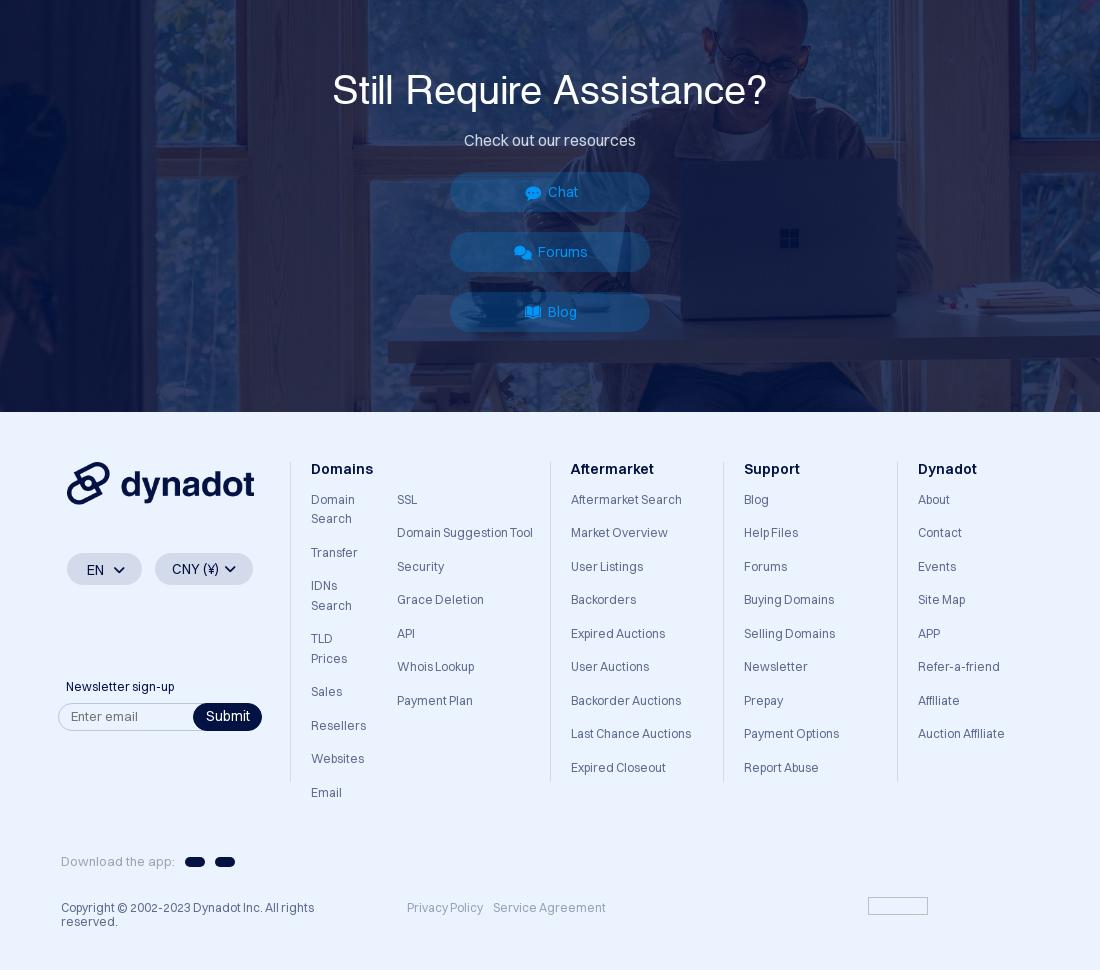 This screenshot has height=970, width=1100. I want to click on 'User Listings', so click(569, 564).